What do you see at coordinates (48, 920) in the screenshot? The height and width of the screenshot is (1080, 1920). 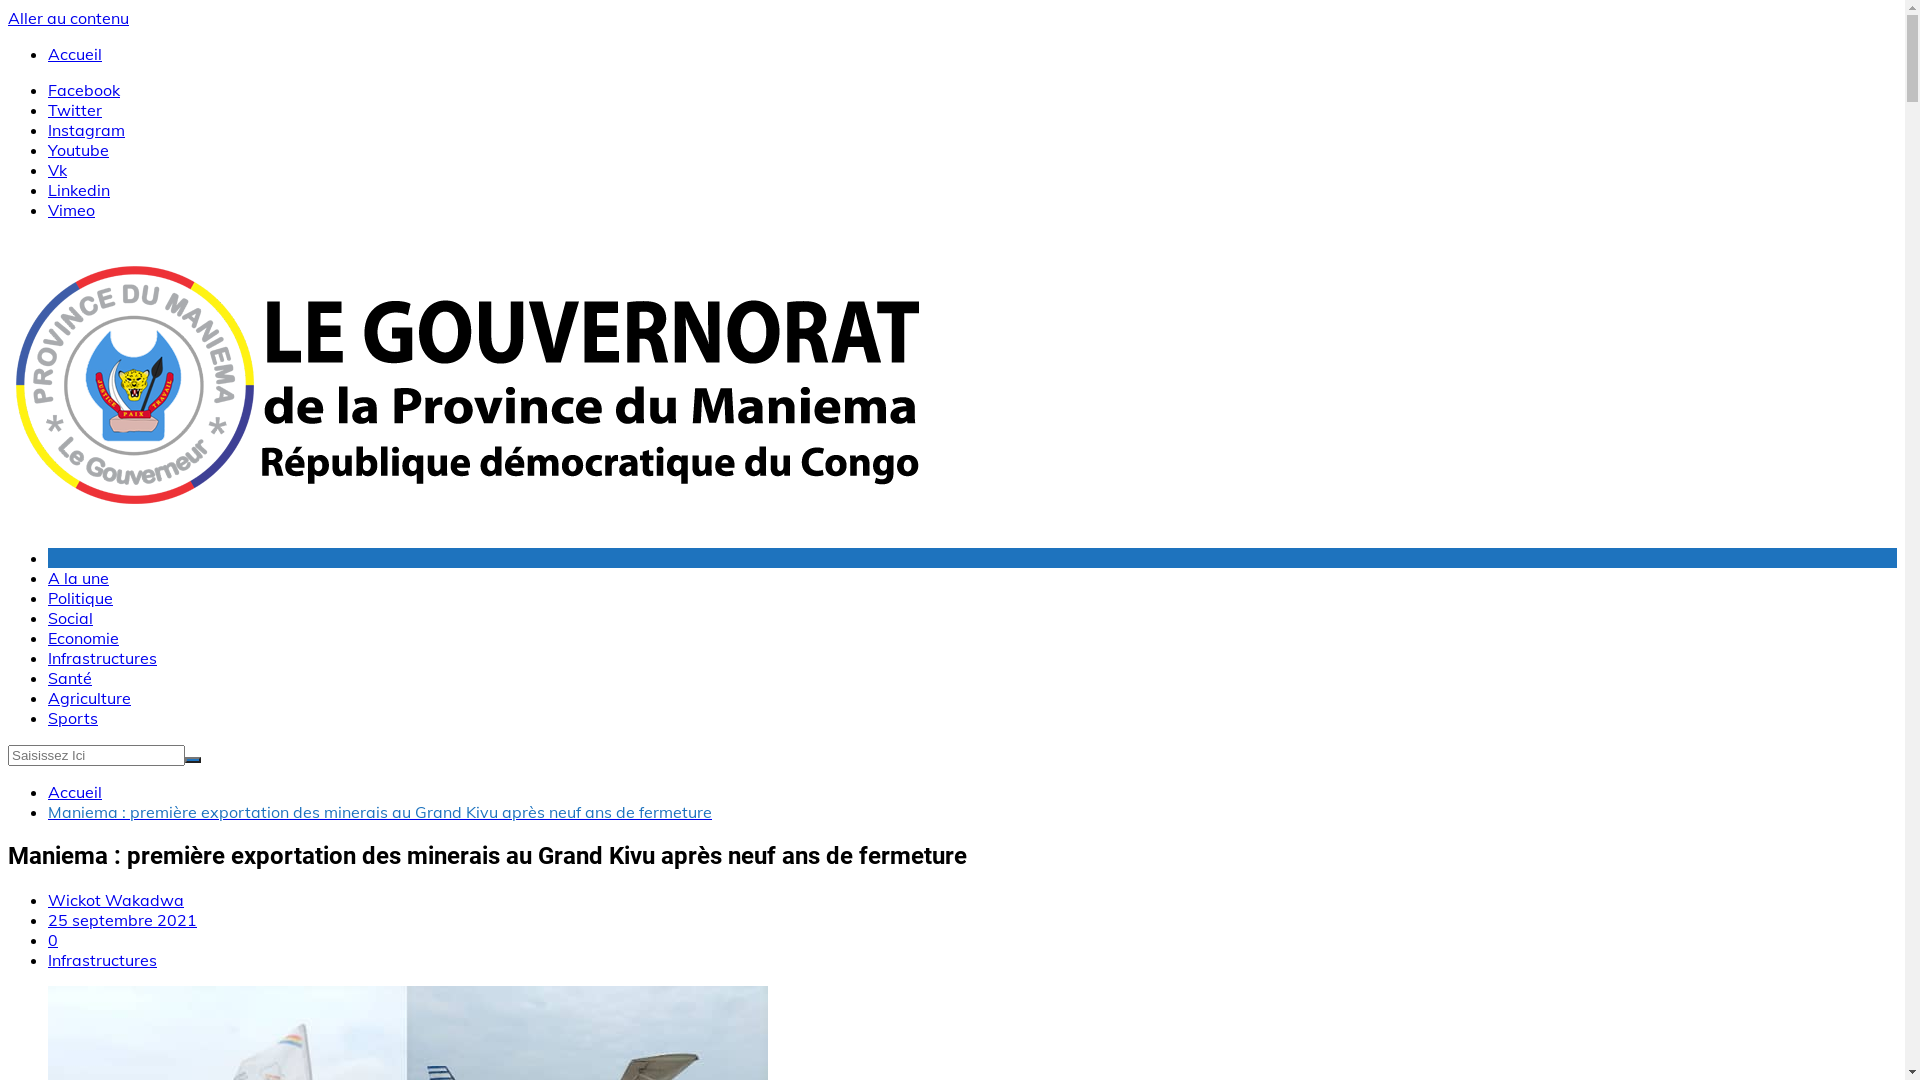 I see `'25 septembre 2021'` at bounding box center [48, 920].